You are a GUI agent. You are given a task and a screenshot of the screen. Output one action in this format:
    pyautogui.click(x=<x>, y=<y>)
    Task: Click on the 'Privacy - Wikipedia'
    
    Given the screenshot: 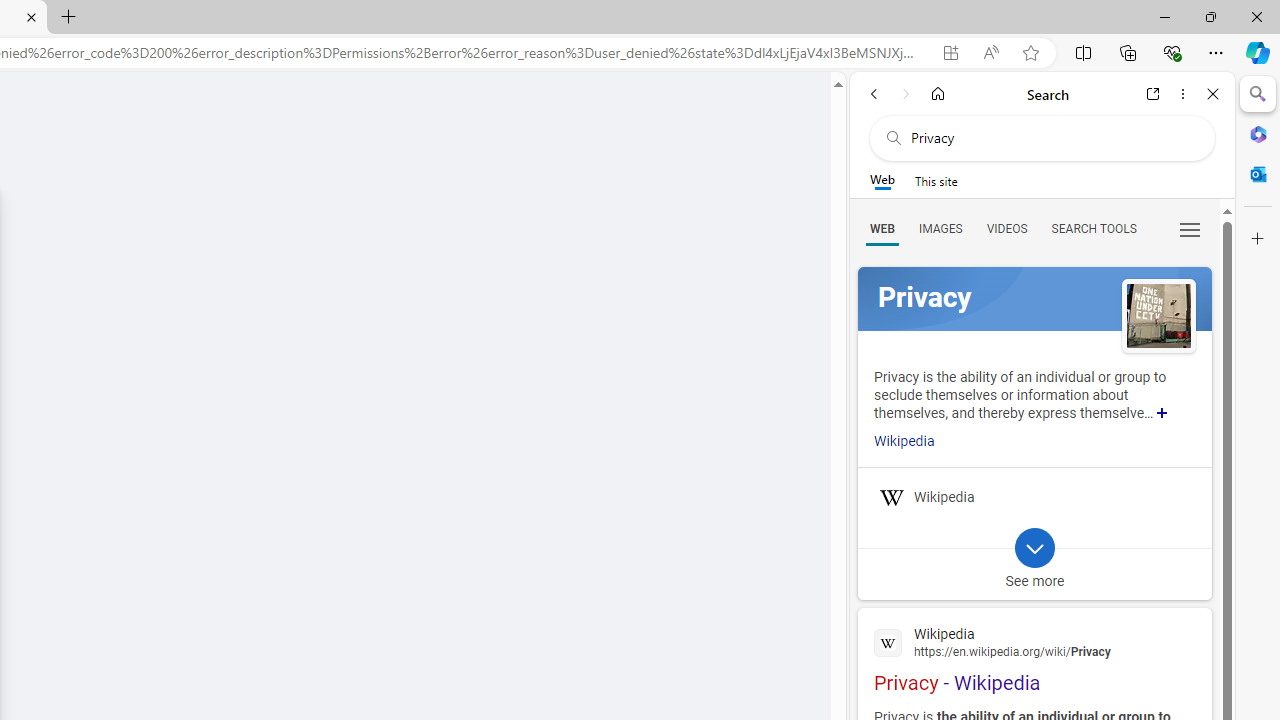 What is the action you would take?
    pyautogui.click(x=1034, y=657)
    